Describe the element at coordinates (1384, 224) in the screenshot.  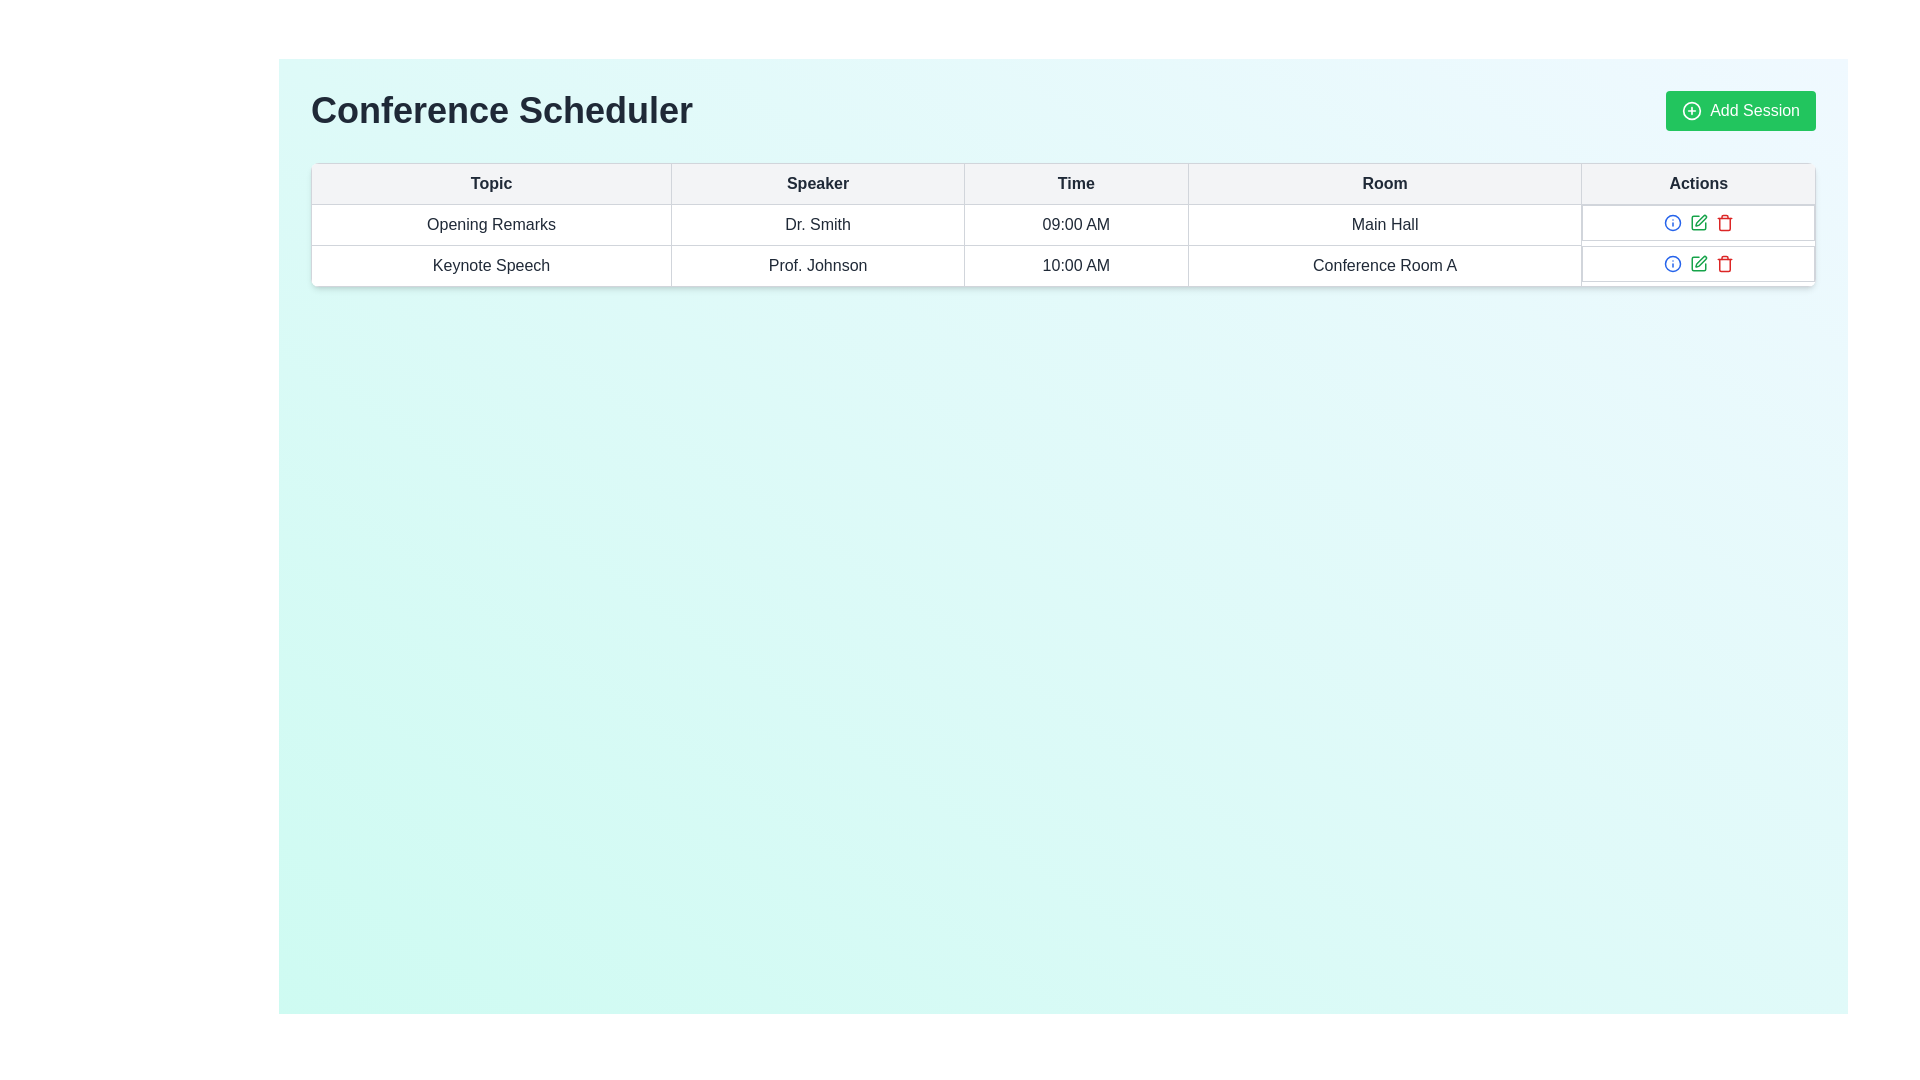
I see `the text label indicating the location of the 'Opening Remarks' session at 09:00 AM, which is located in the fourth column of the first data row` at that location.